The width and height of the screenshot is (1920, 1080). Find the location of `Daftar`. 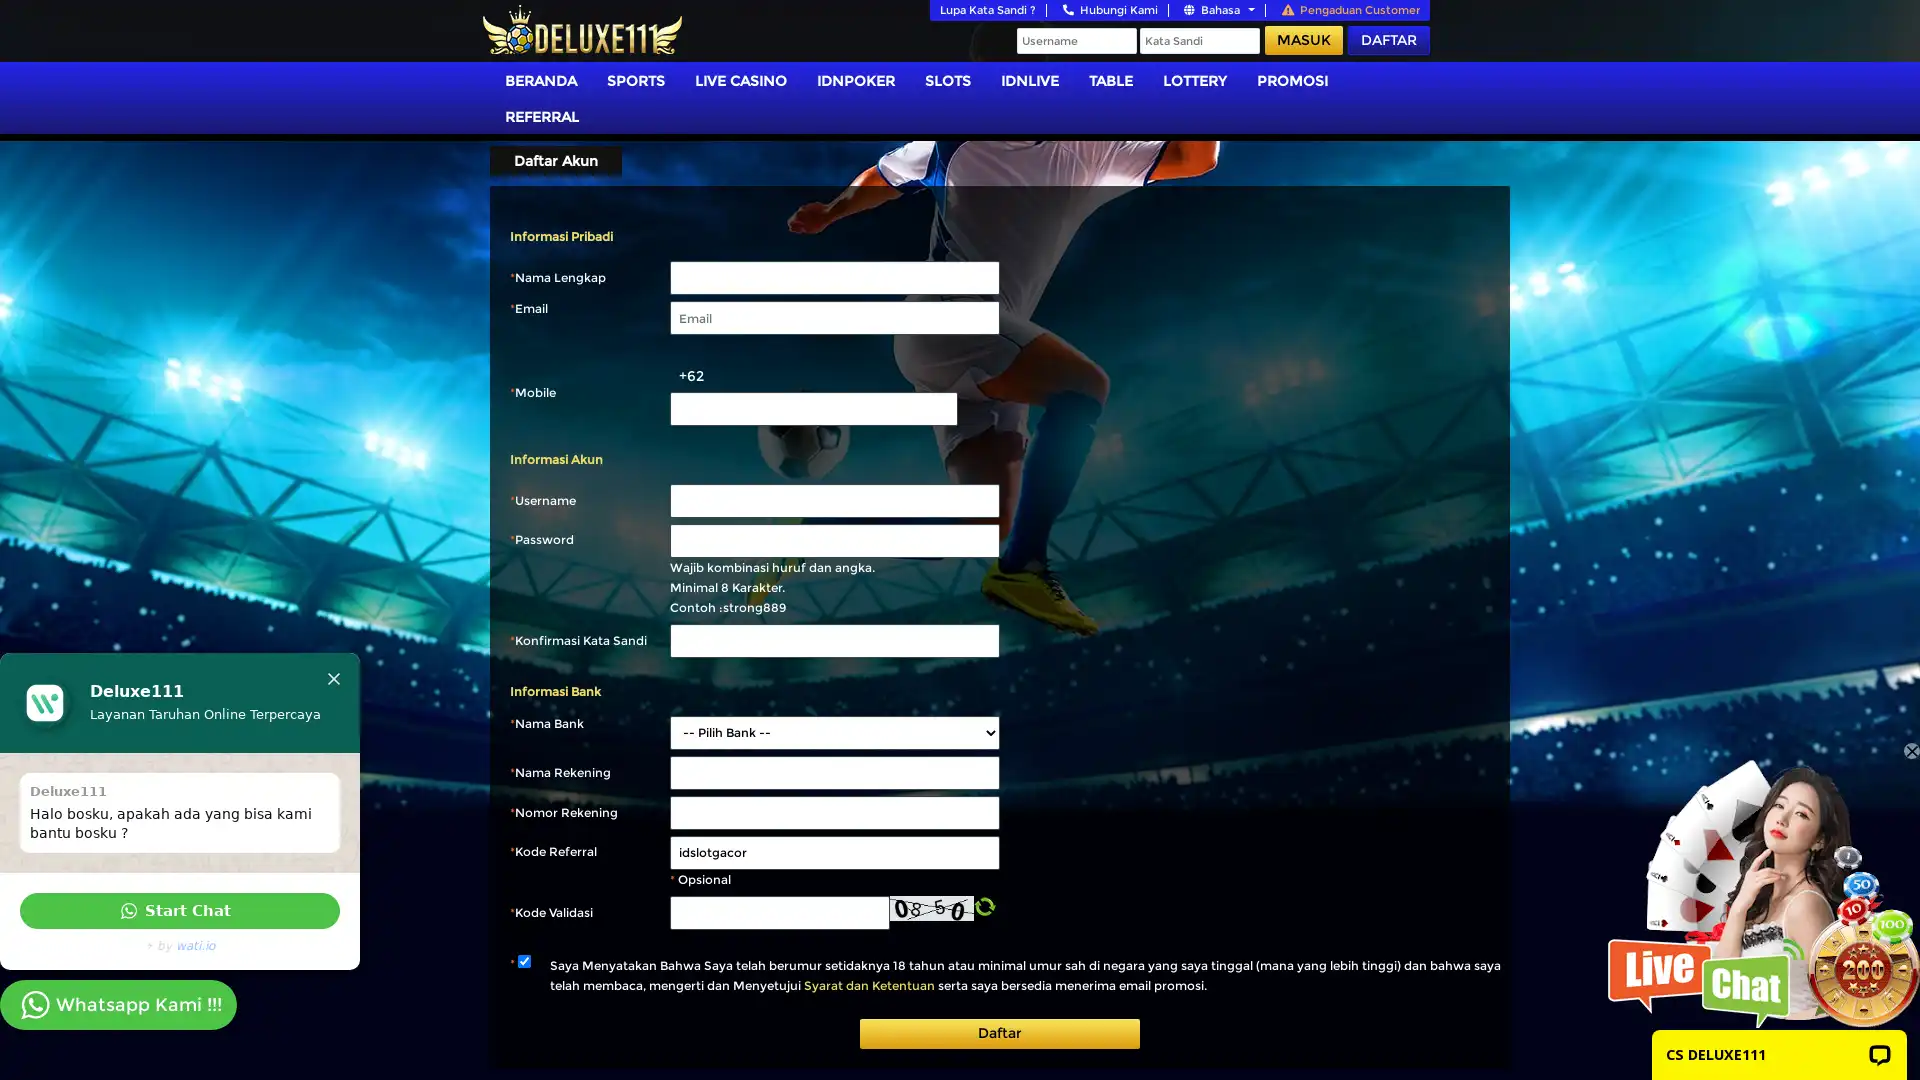

Daftar is located at coordinates (999, 1033).